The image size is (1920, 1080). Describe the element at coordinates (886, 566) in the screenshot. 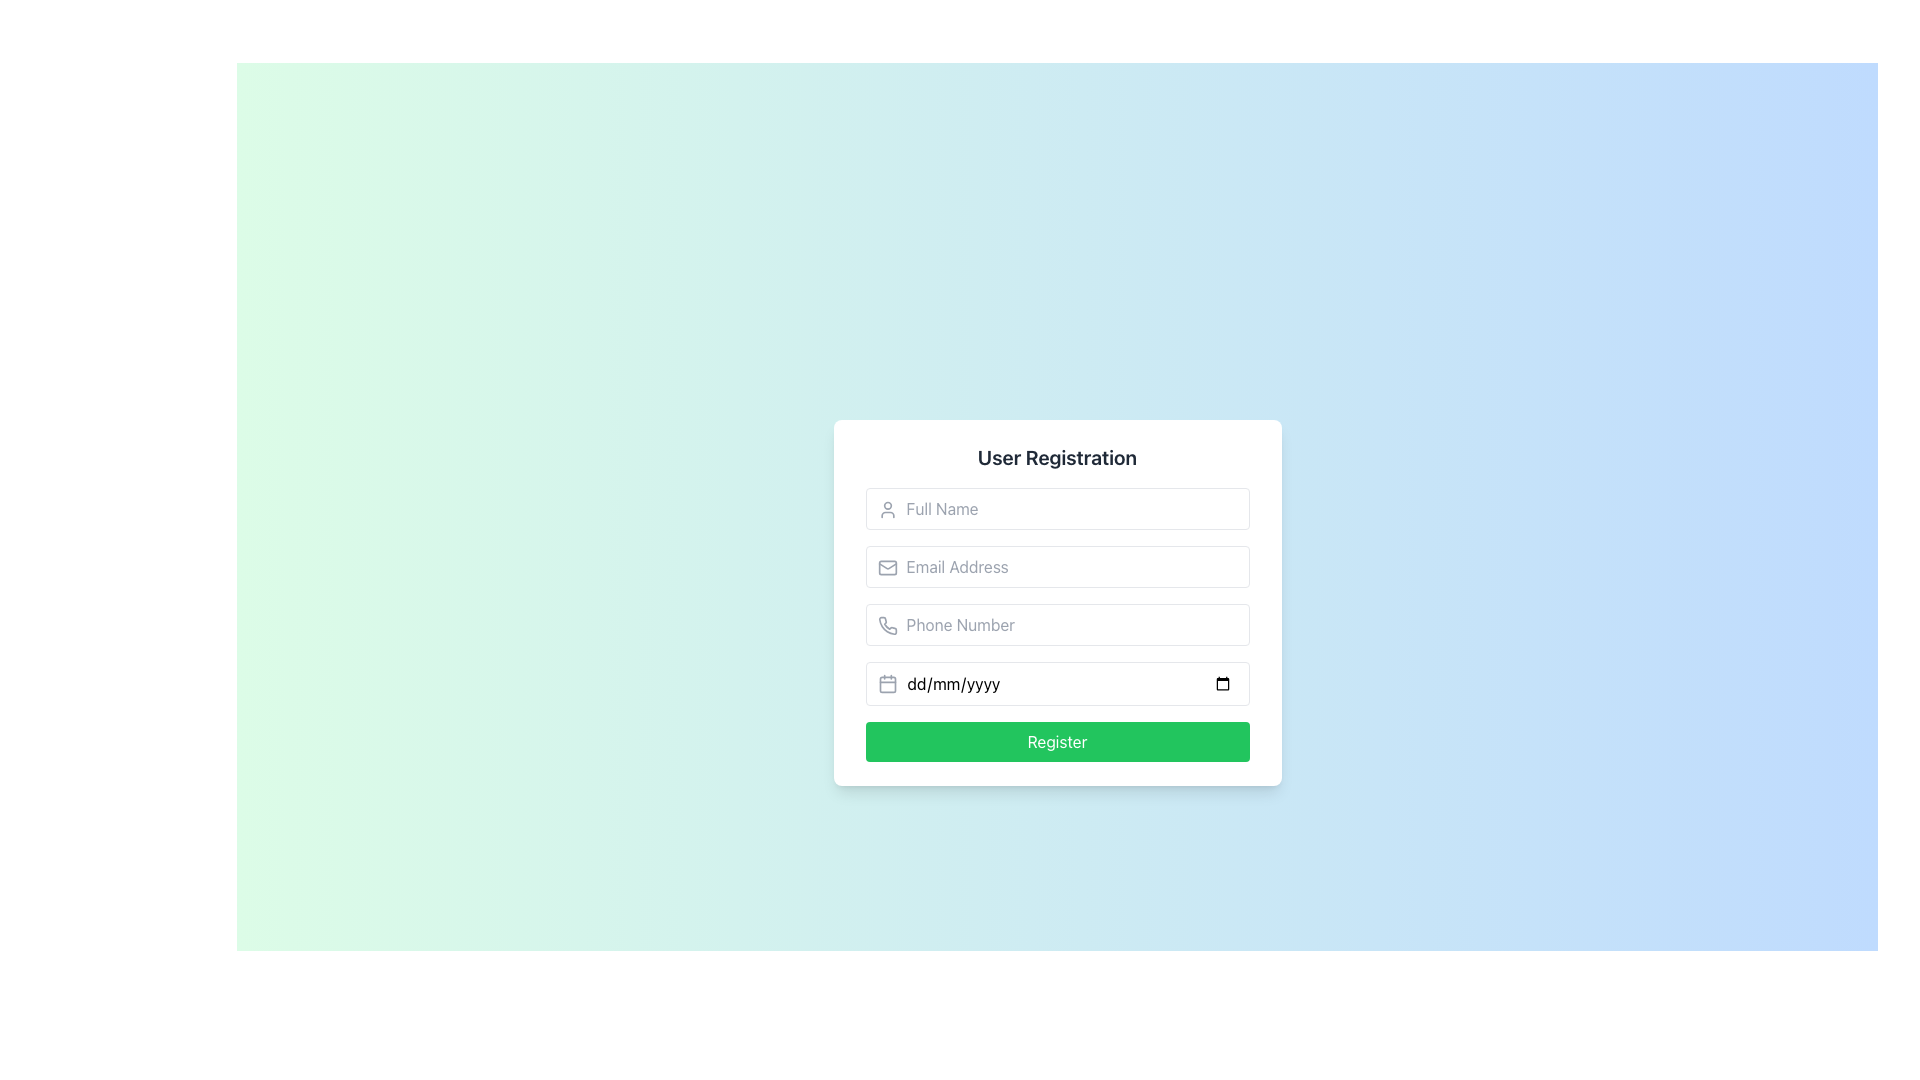

I see `the envelope icon segment representing the inner fold line, which is part of the 'Email Address' input field in the user registration form` at that location.